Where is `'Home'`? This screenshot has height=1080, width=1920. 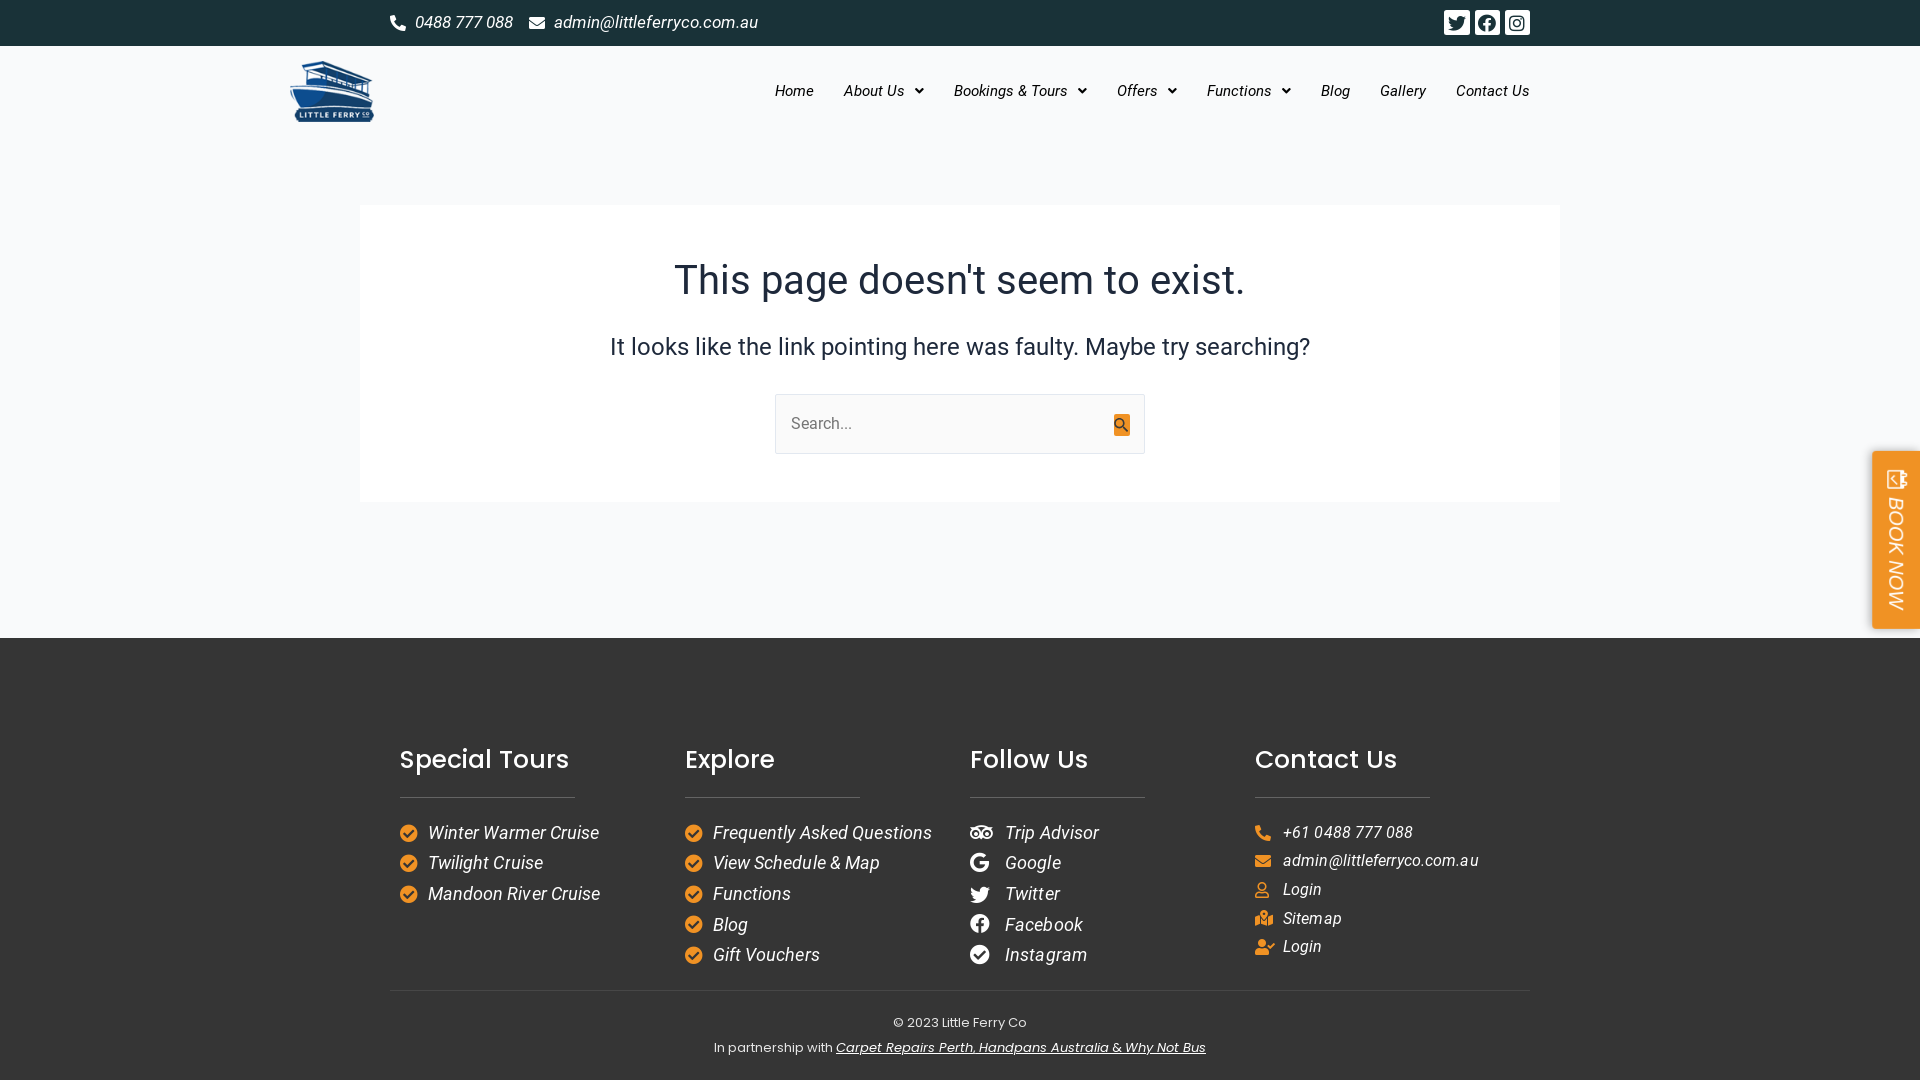 'Home' is located at coordinates (793, 91).